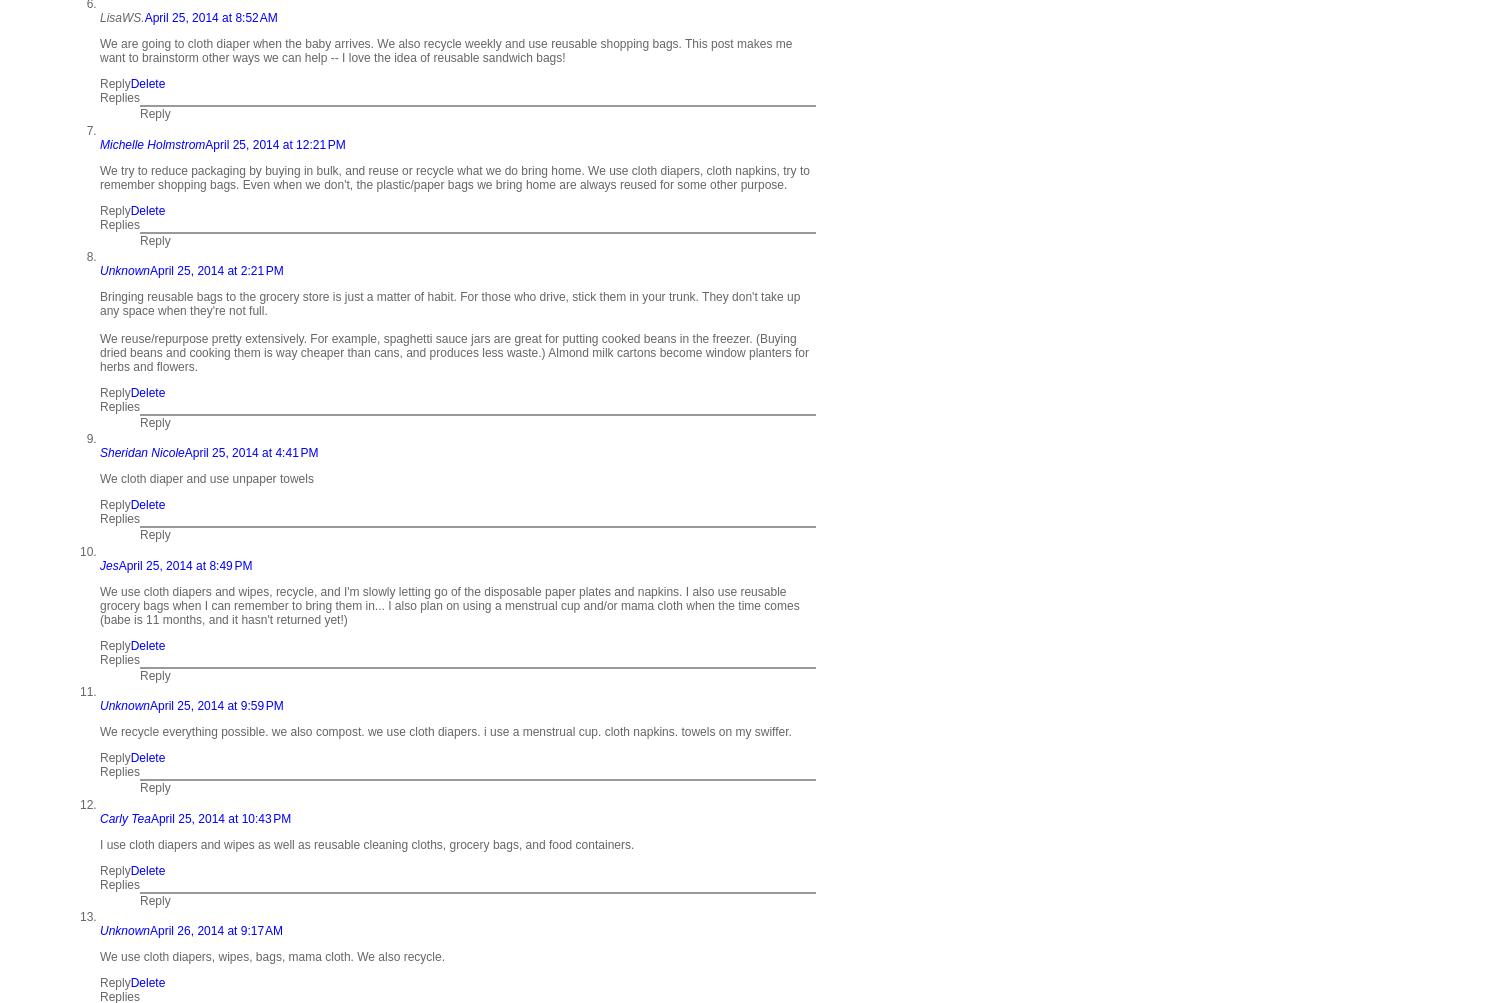 The image size is (1508, 1003). Describe the element at coordinates (205, 479) in the screenshot. I see `'We cloth diaper and use unpaper towels'` at that location.